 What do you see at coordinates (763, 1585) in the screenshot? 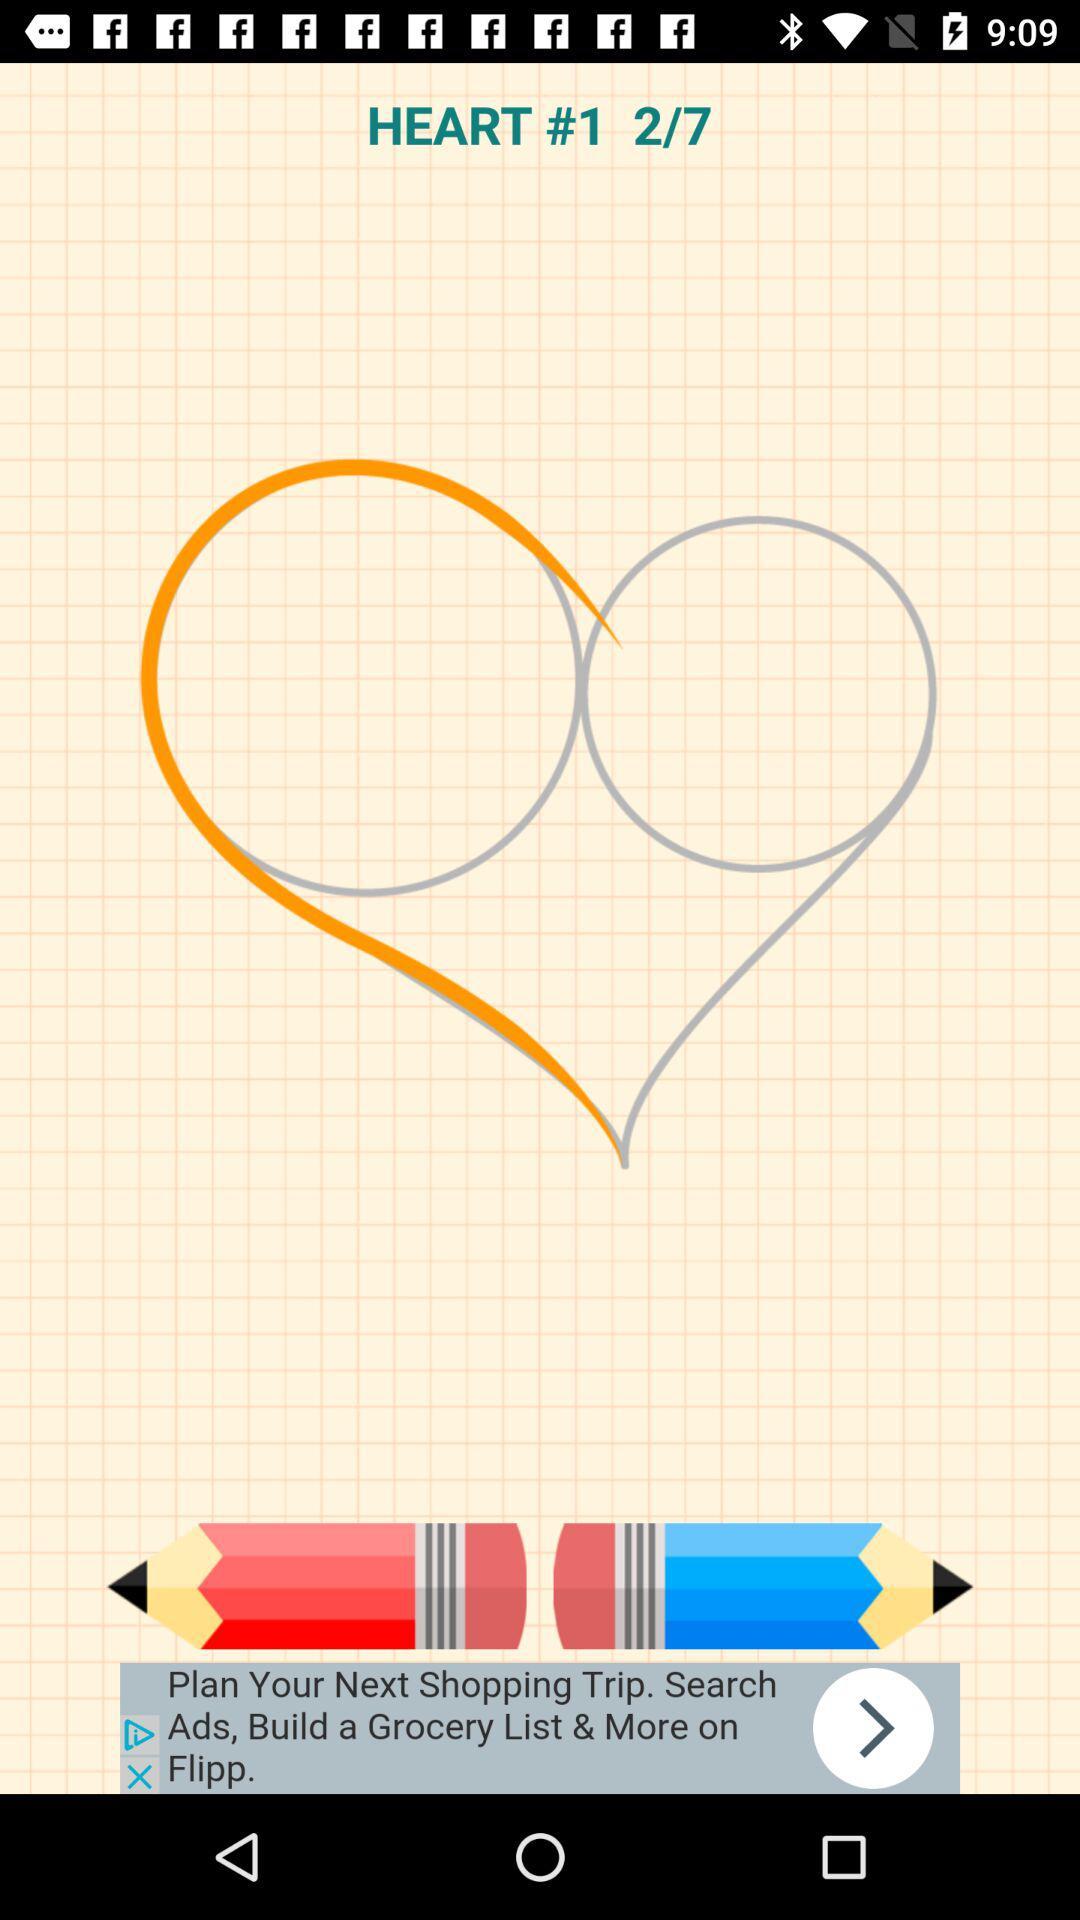
I see `go forward` at bounding box center [763, 1585].